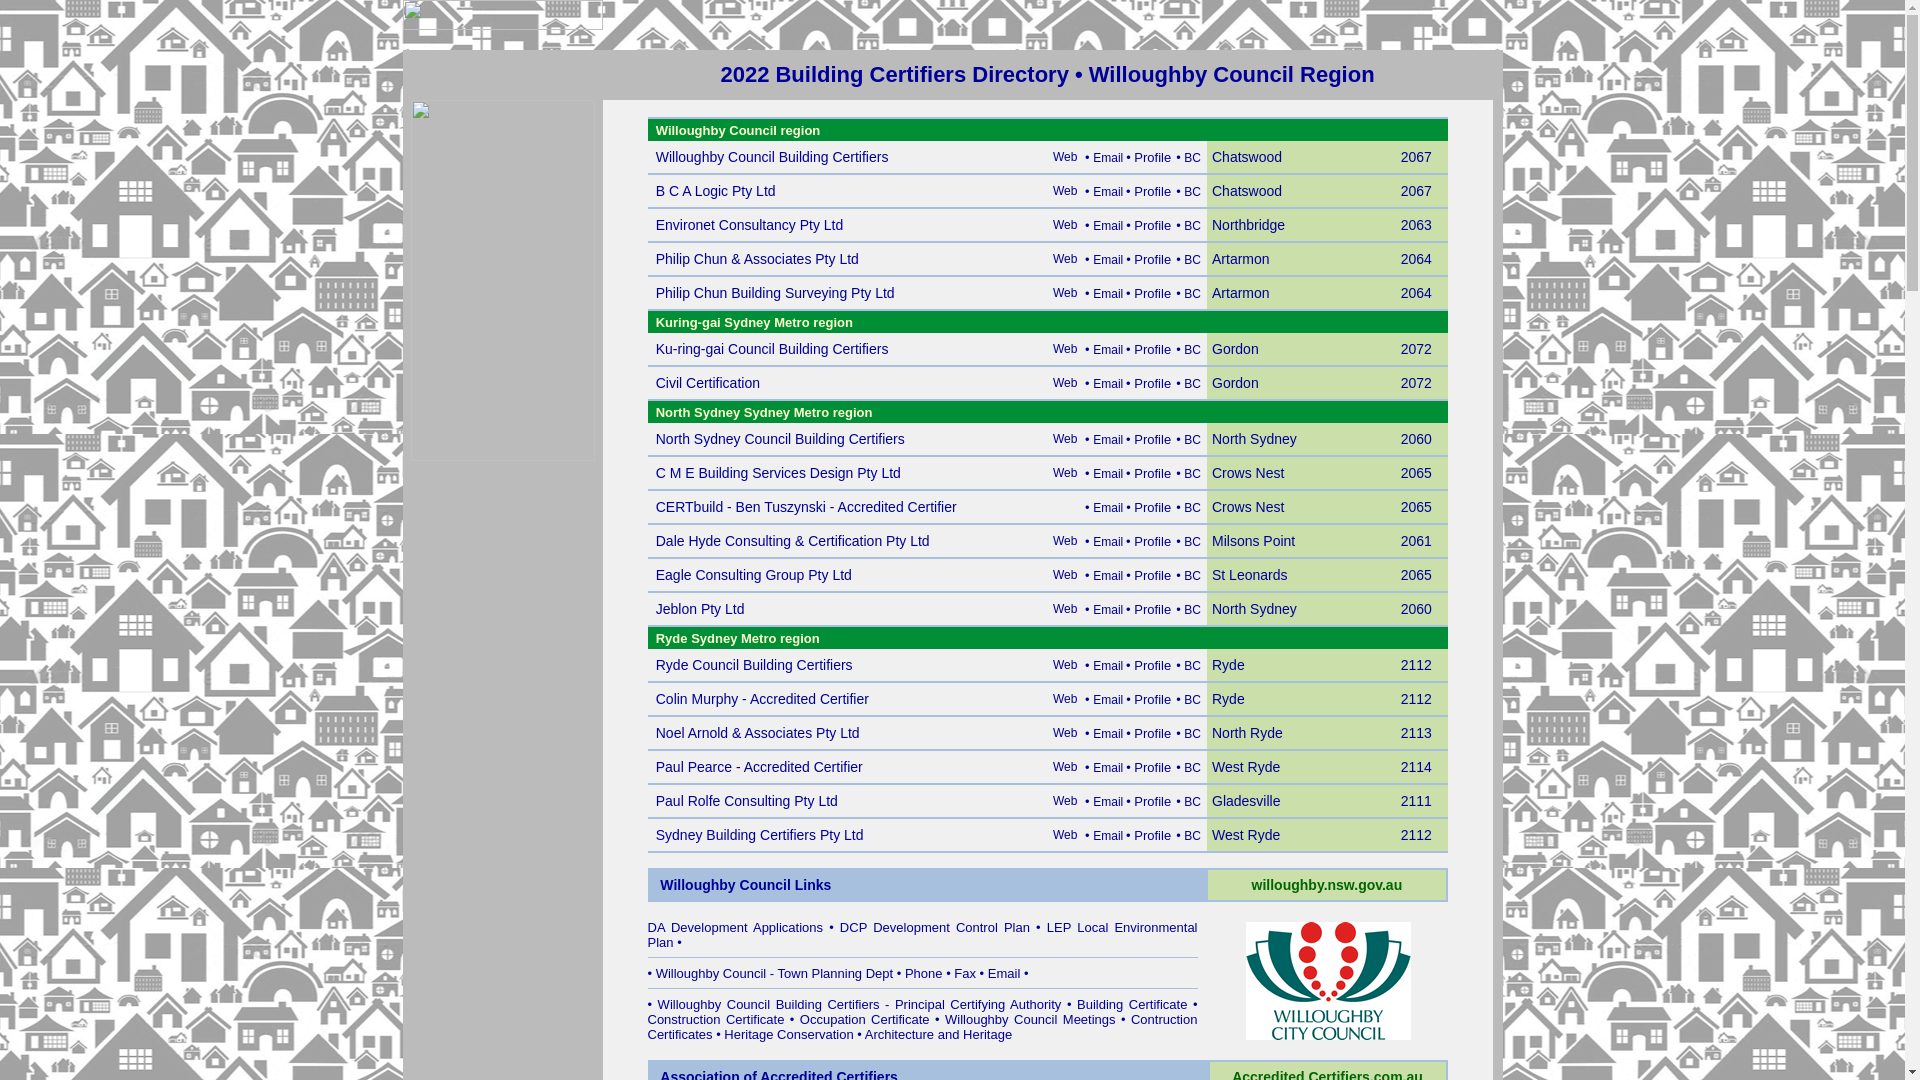  I want to click on 'Gladesville', so click(1245, 800).